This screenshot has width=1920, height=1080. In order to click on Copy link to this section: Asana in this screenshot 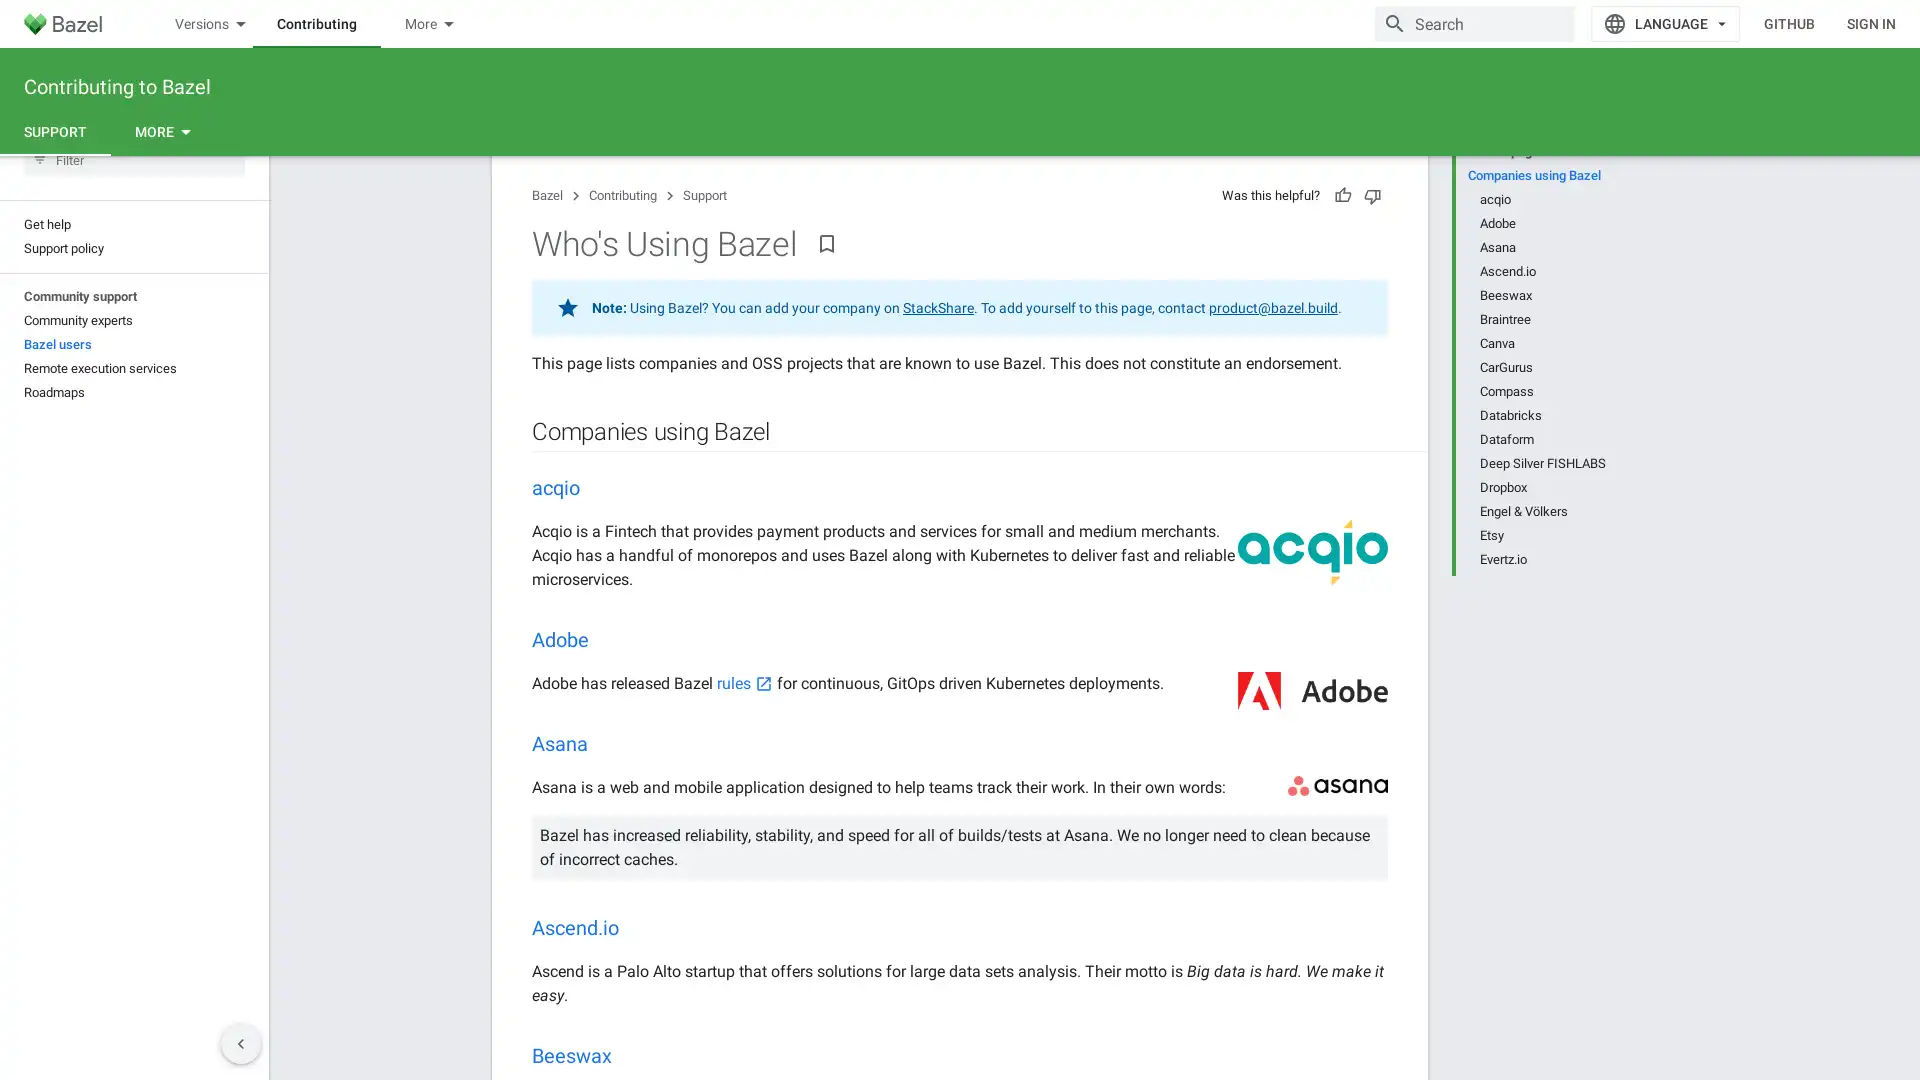, I will do `click(607, 779)`.